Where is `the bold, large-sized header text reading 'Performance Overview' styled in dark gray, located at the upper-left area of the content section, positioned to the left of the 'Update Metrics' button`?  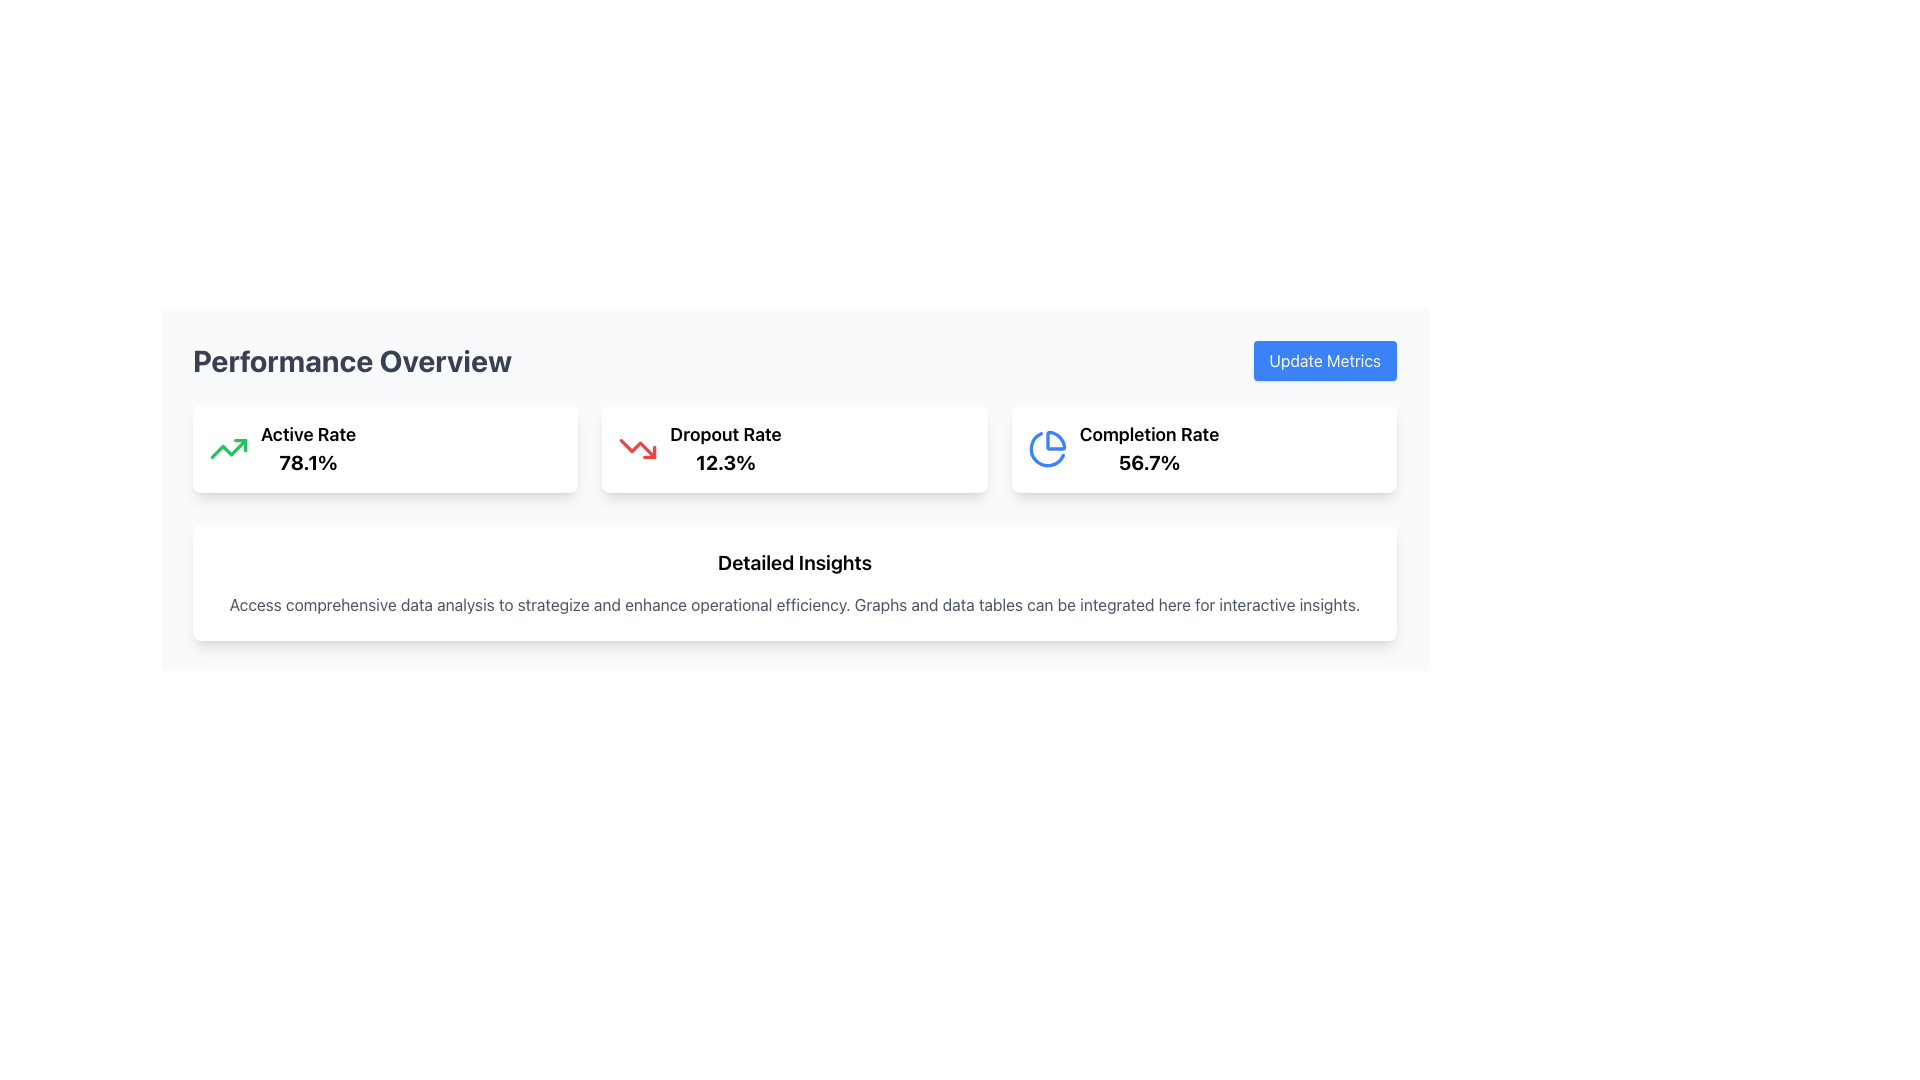 the bold, large-sized header text reading 'Performance Overview' styled in dark gray, located at the upper-left area of the content section, positioned to the left of the 'Update Metrics' button is located at coordinates (352, 361).